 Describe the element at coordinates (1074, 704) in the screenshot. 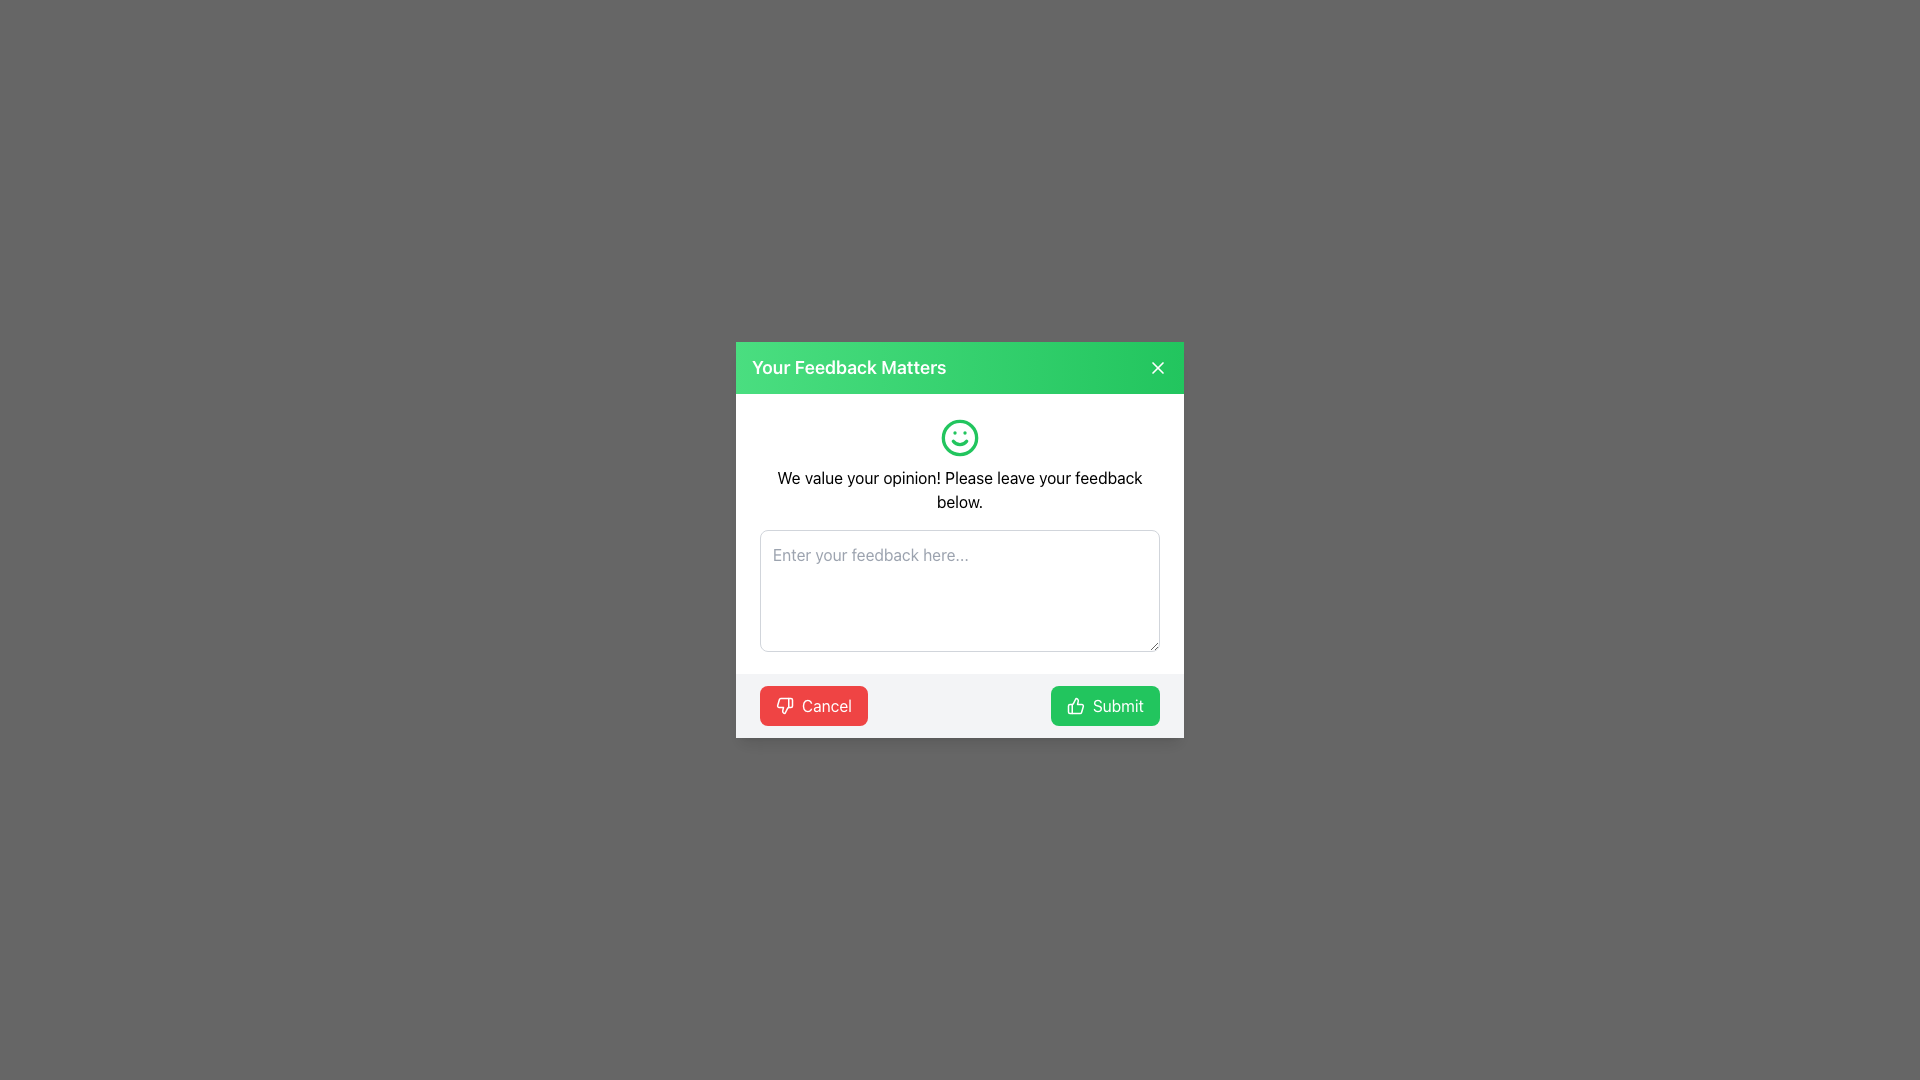

I see `the icon located within the 'Submit' button at the bottom-right of the modal dialog, positioned left of the 'Submit' text` at that location.